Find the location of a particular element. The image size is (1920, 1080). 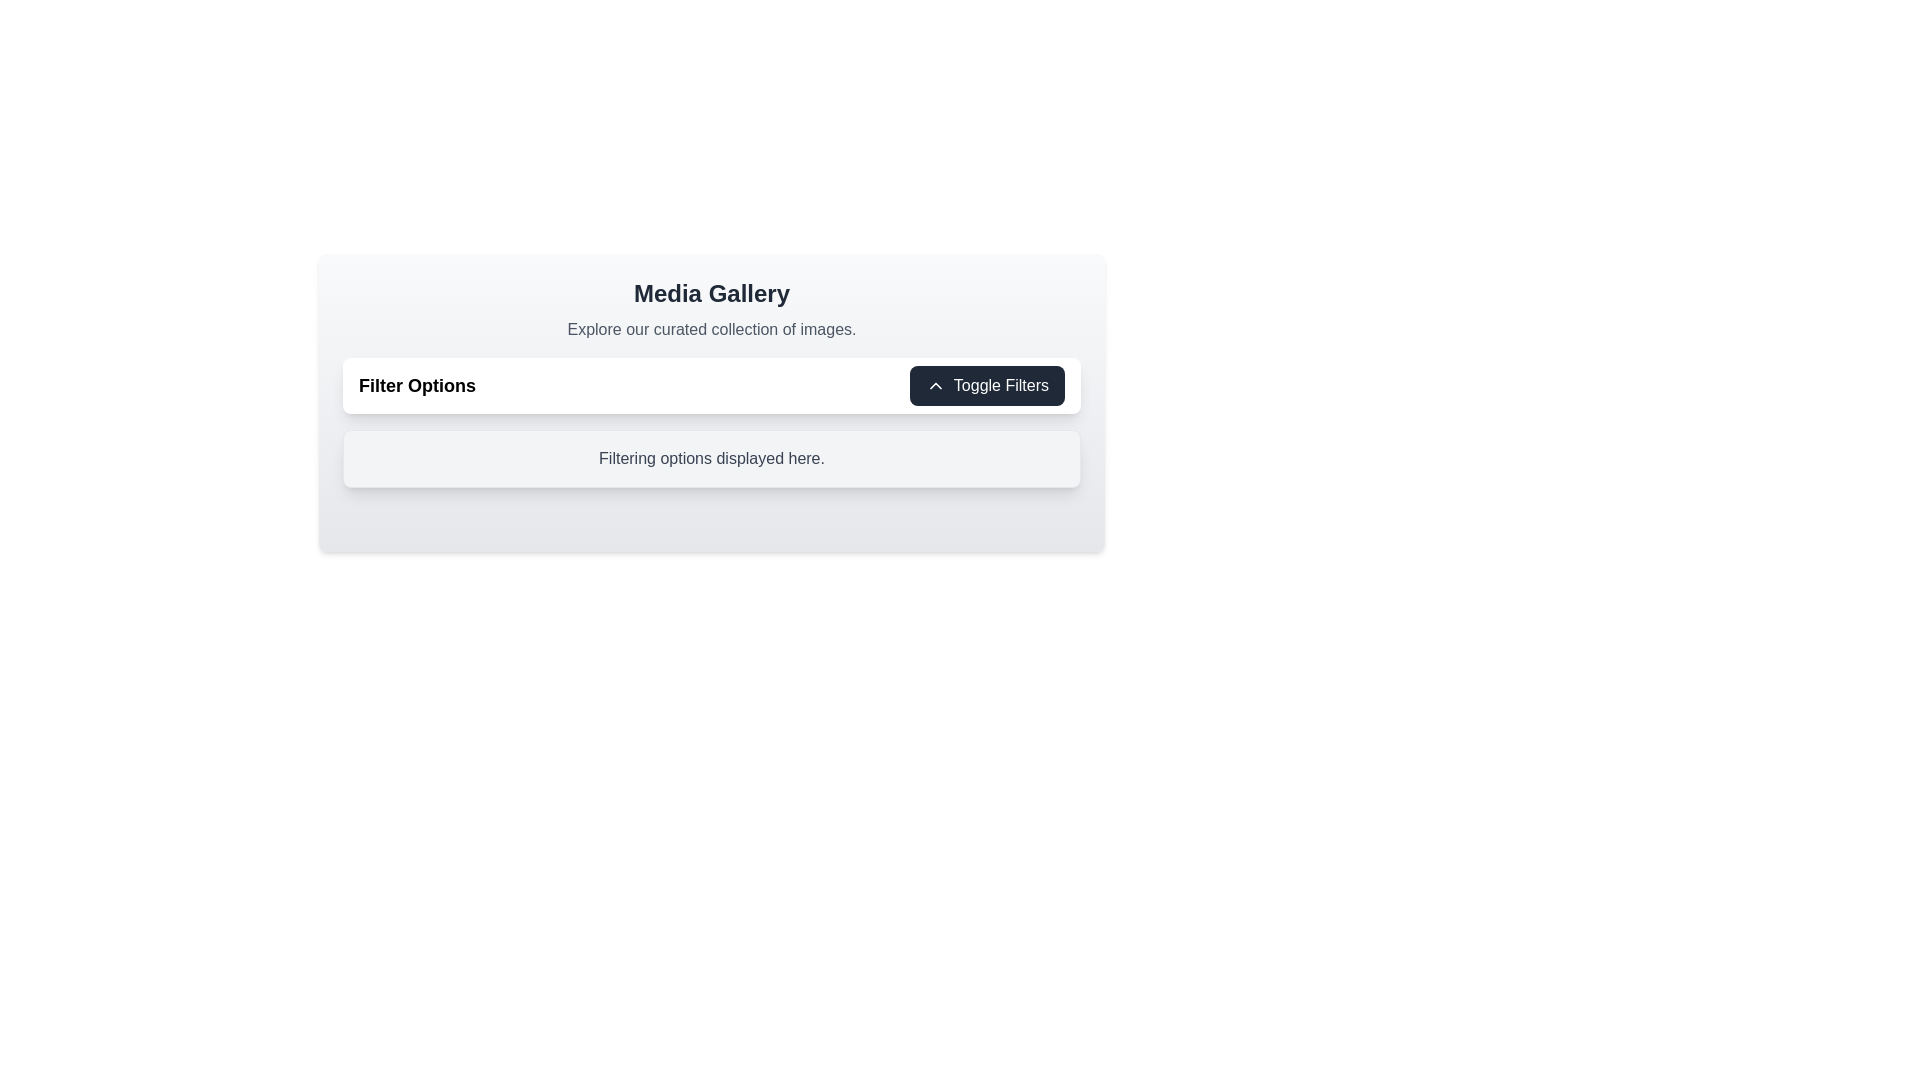

the upward toggle icon located to the left of the text in the 'Toggle Filters' button at the top-right corner of the 'Media Gallery' section is located at coordinates (934, 385).